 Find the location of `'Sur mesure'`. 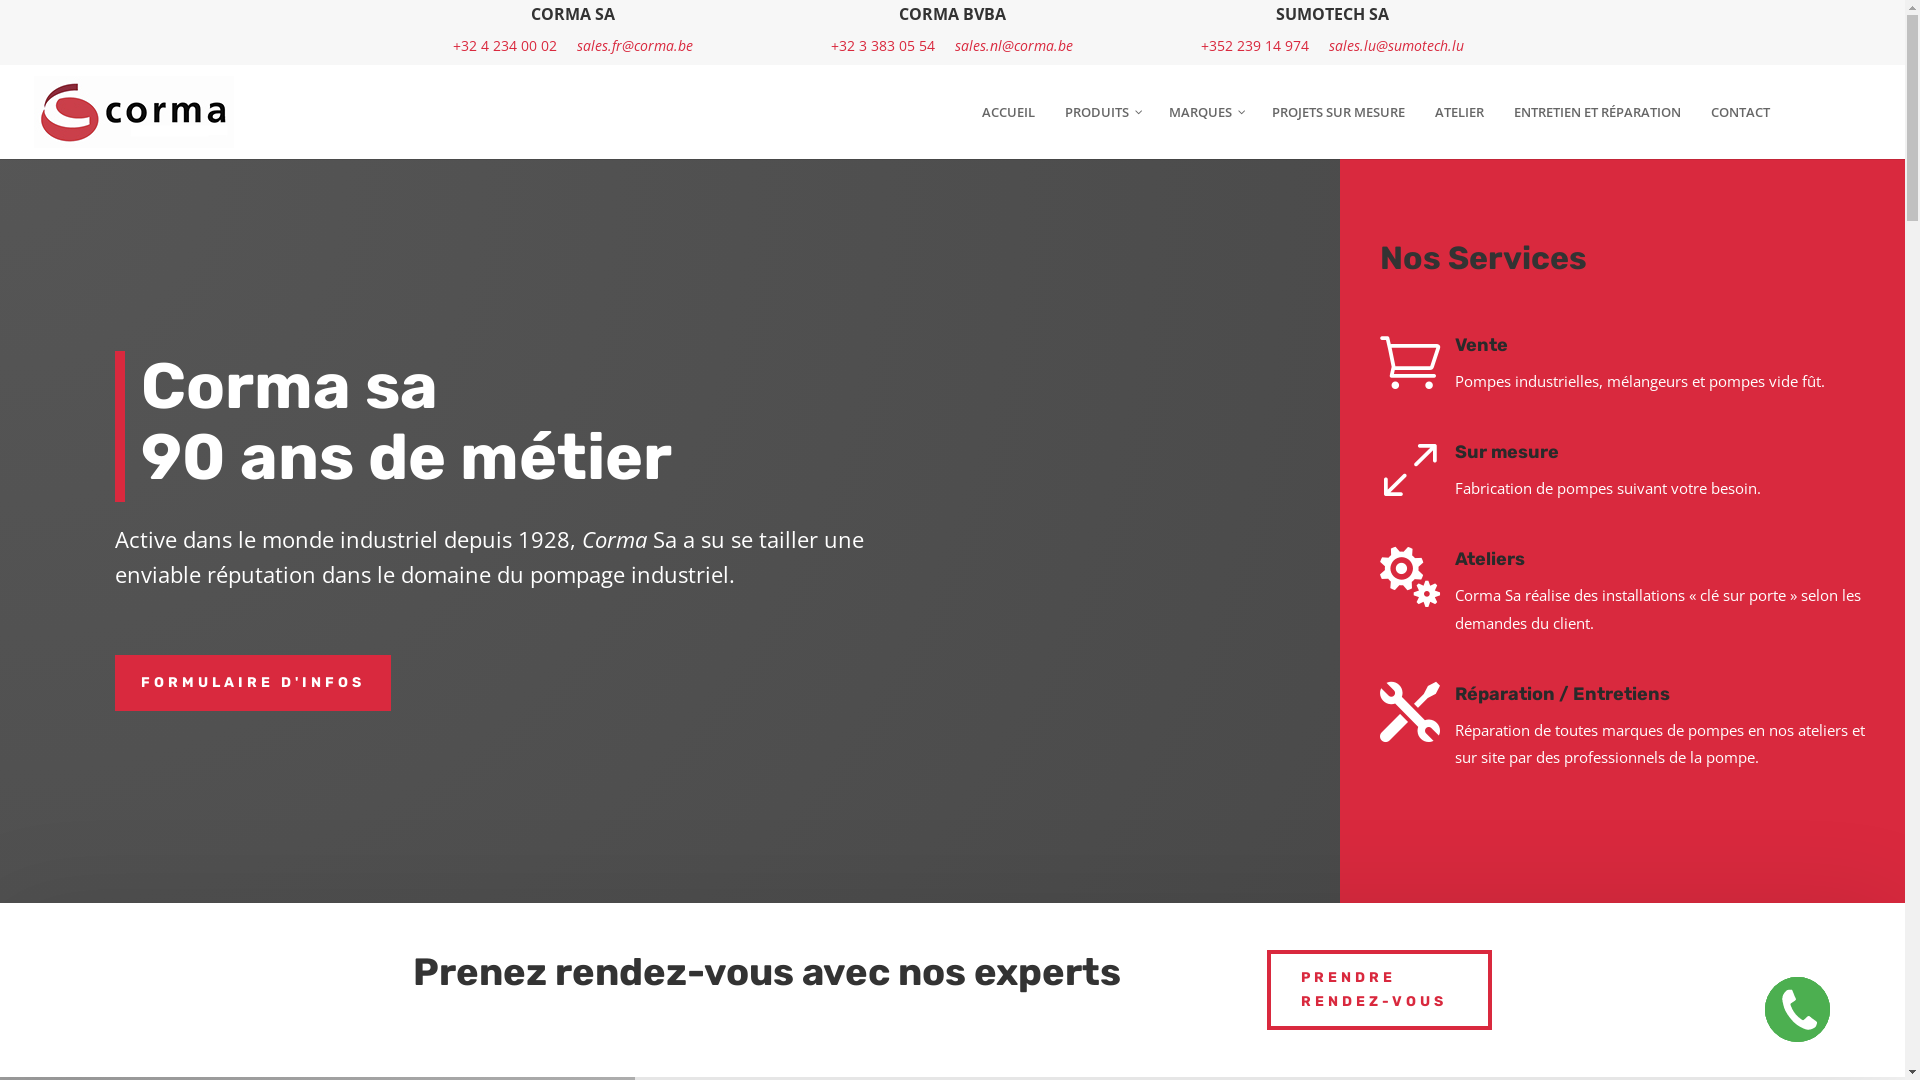

'Sur mesure' is located at coordinates (1507, 451).